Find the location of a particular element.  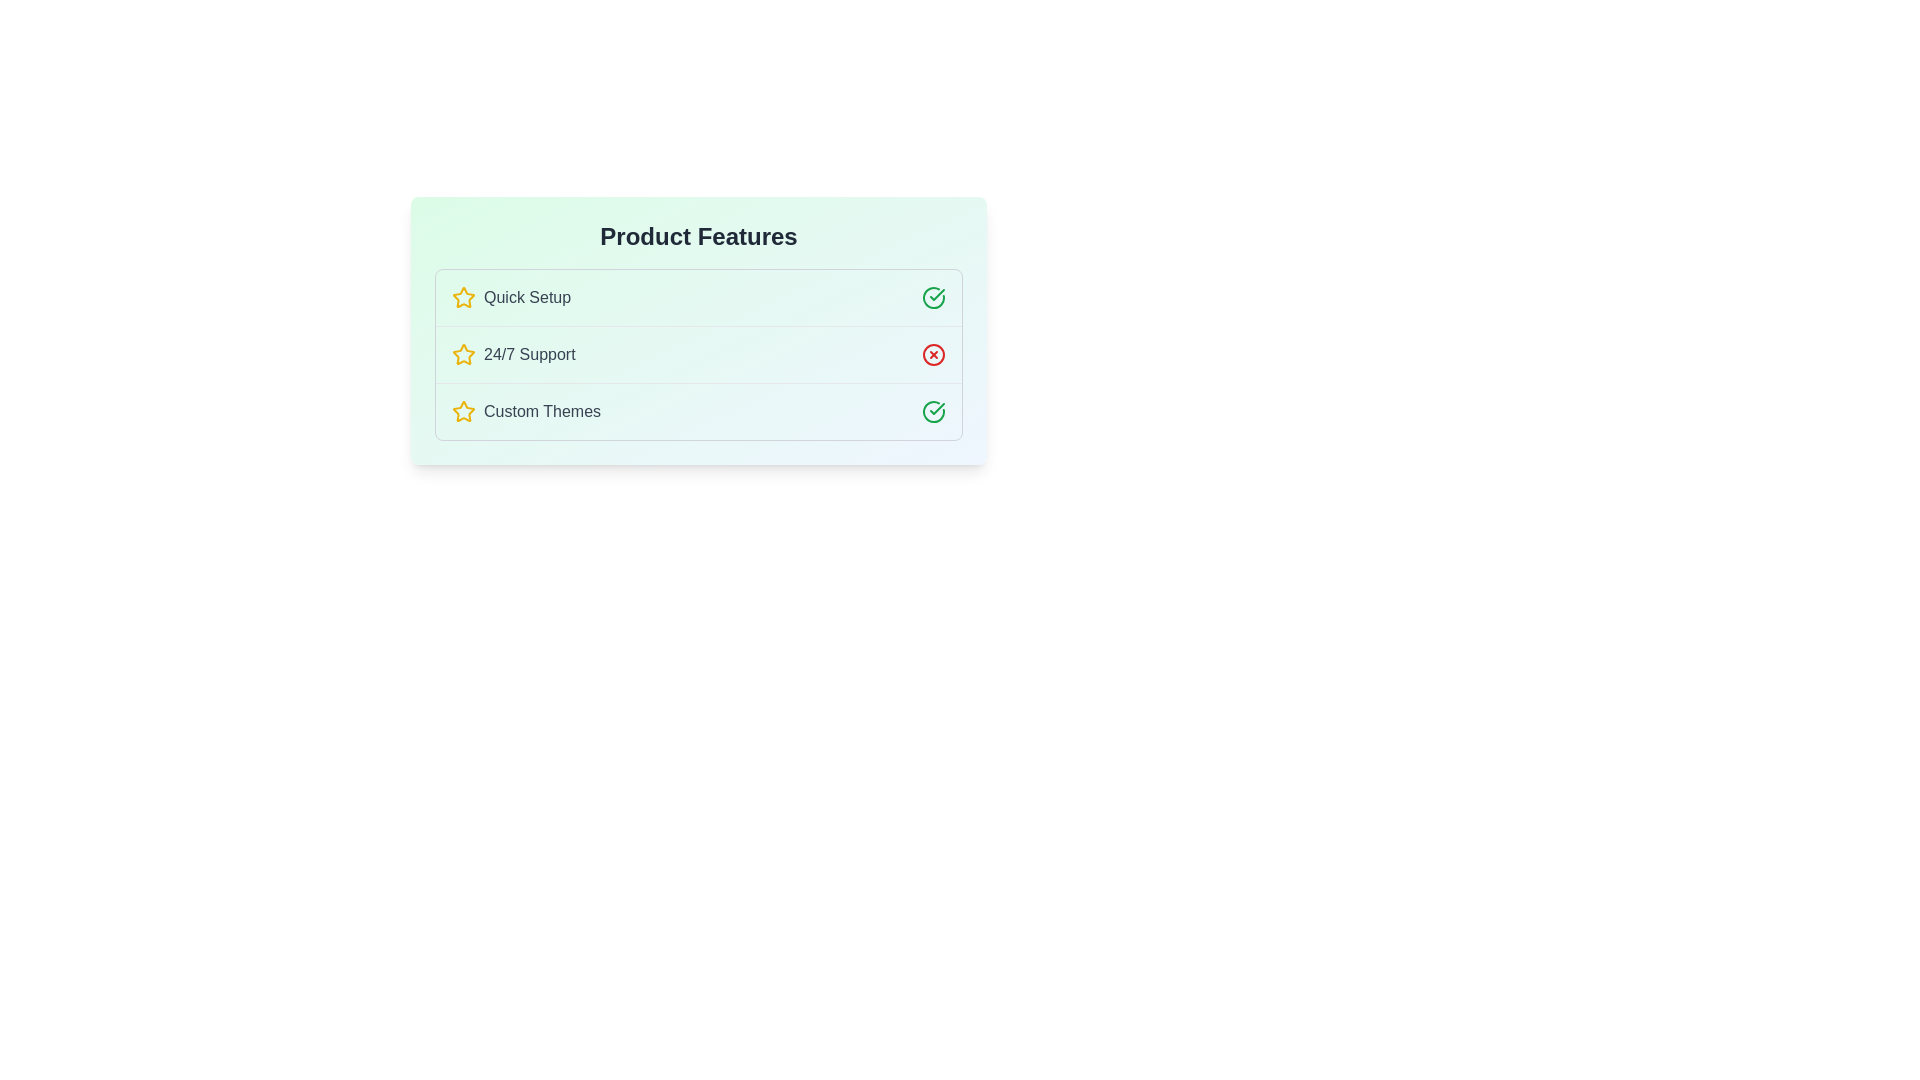

star icon next to the feature named Quick Setup is located at coordinates (463, 297).